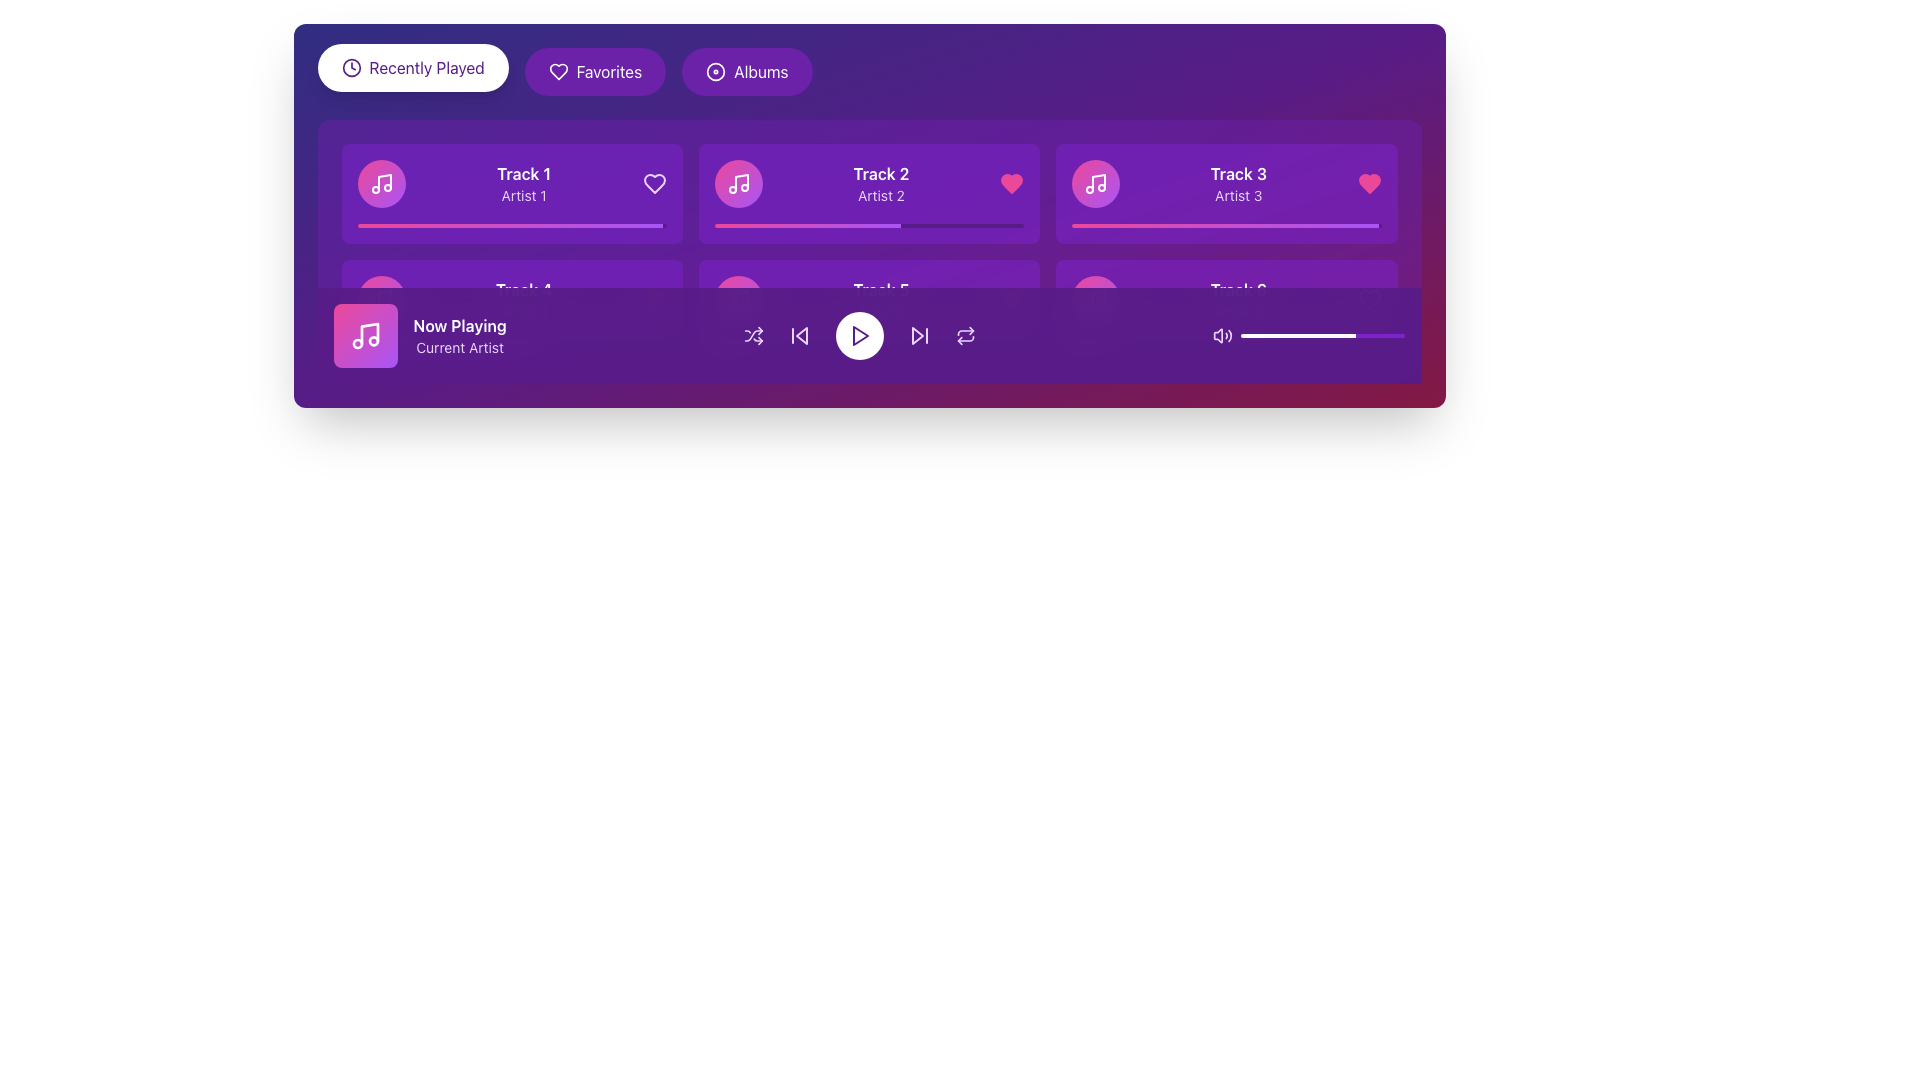  I want to click on the heart-shaped icon button located to the right of the title and artist name of 'Track 1', so click(558, 71).